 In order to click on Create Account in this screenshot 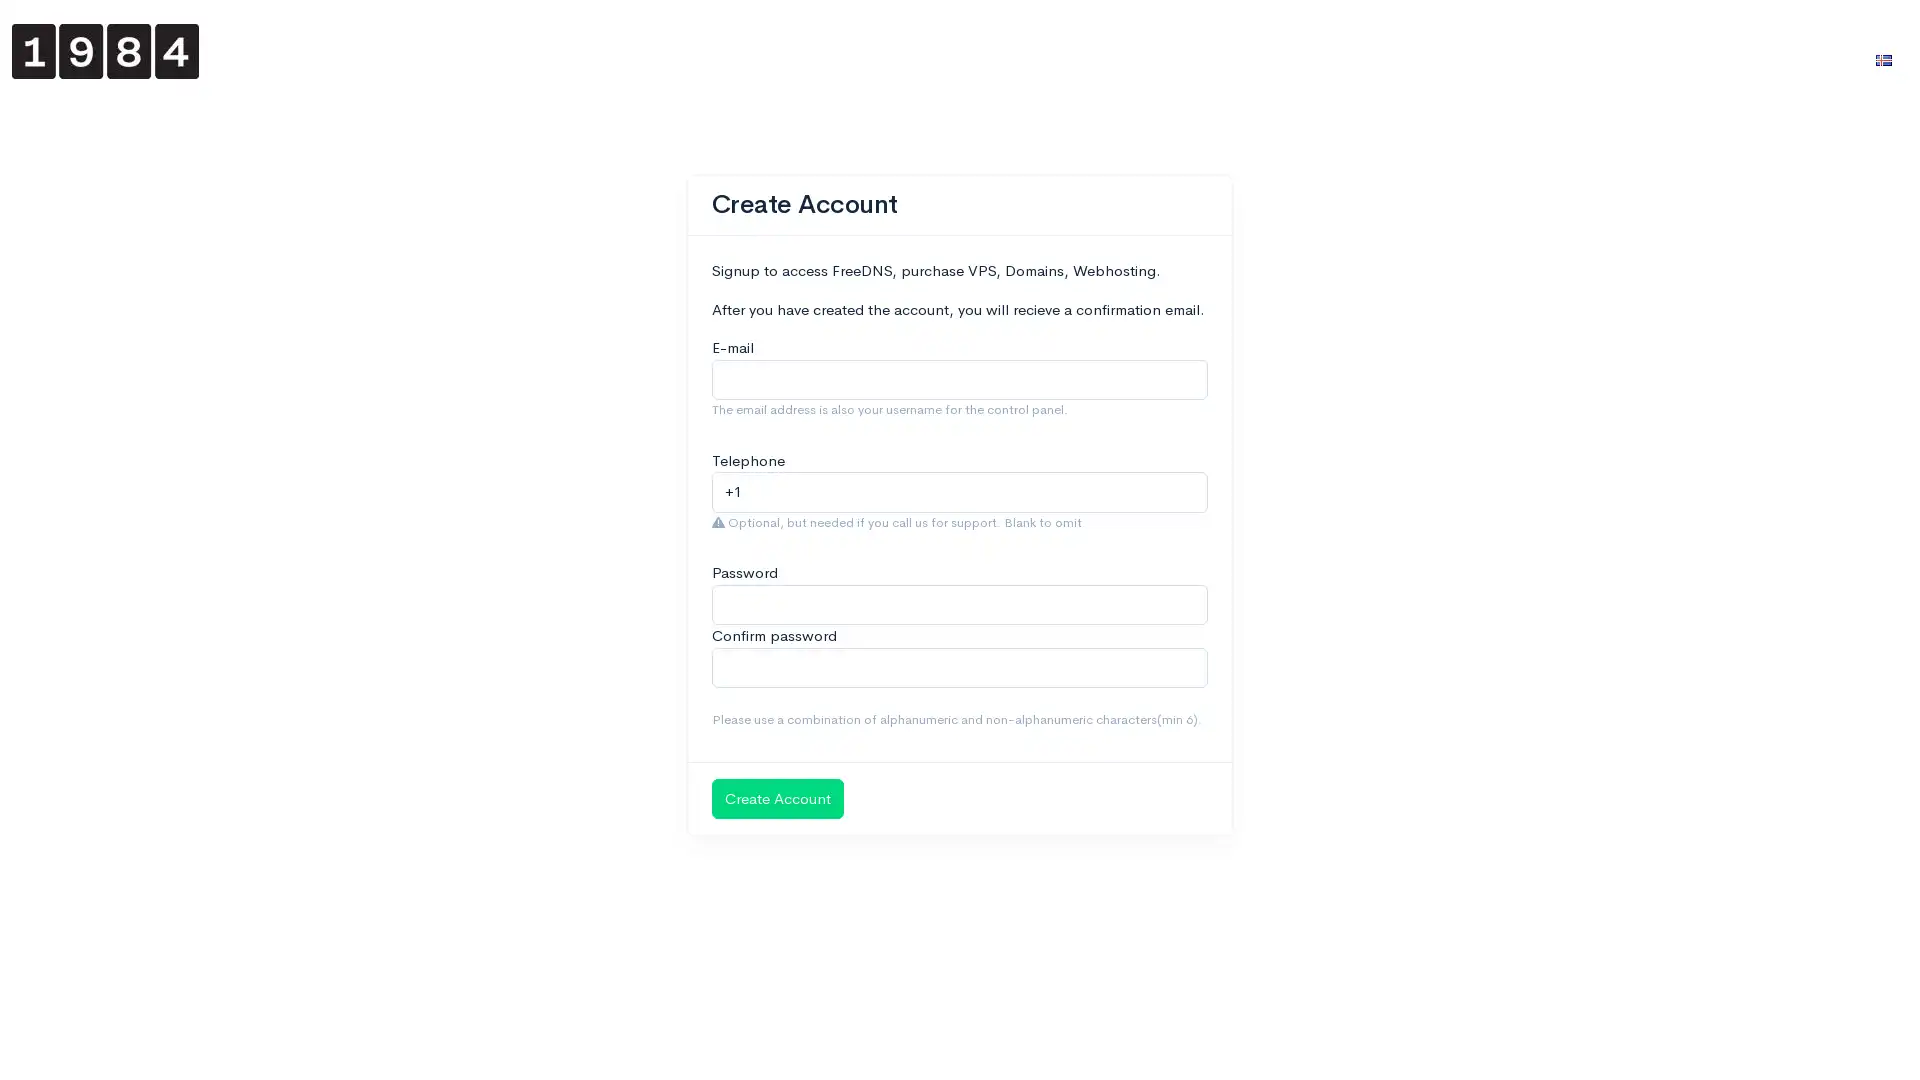, I will do `click(776, 797)`.